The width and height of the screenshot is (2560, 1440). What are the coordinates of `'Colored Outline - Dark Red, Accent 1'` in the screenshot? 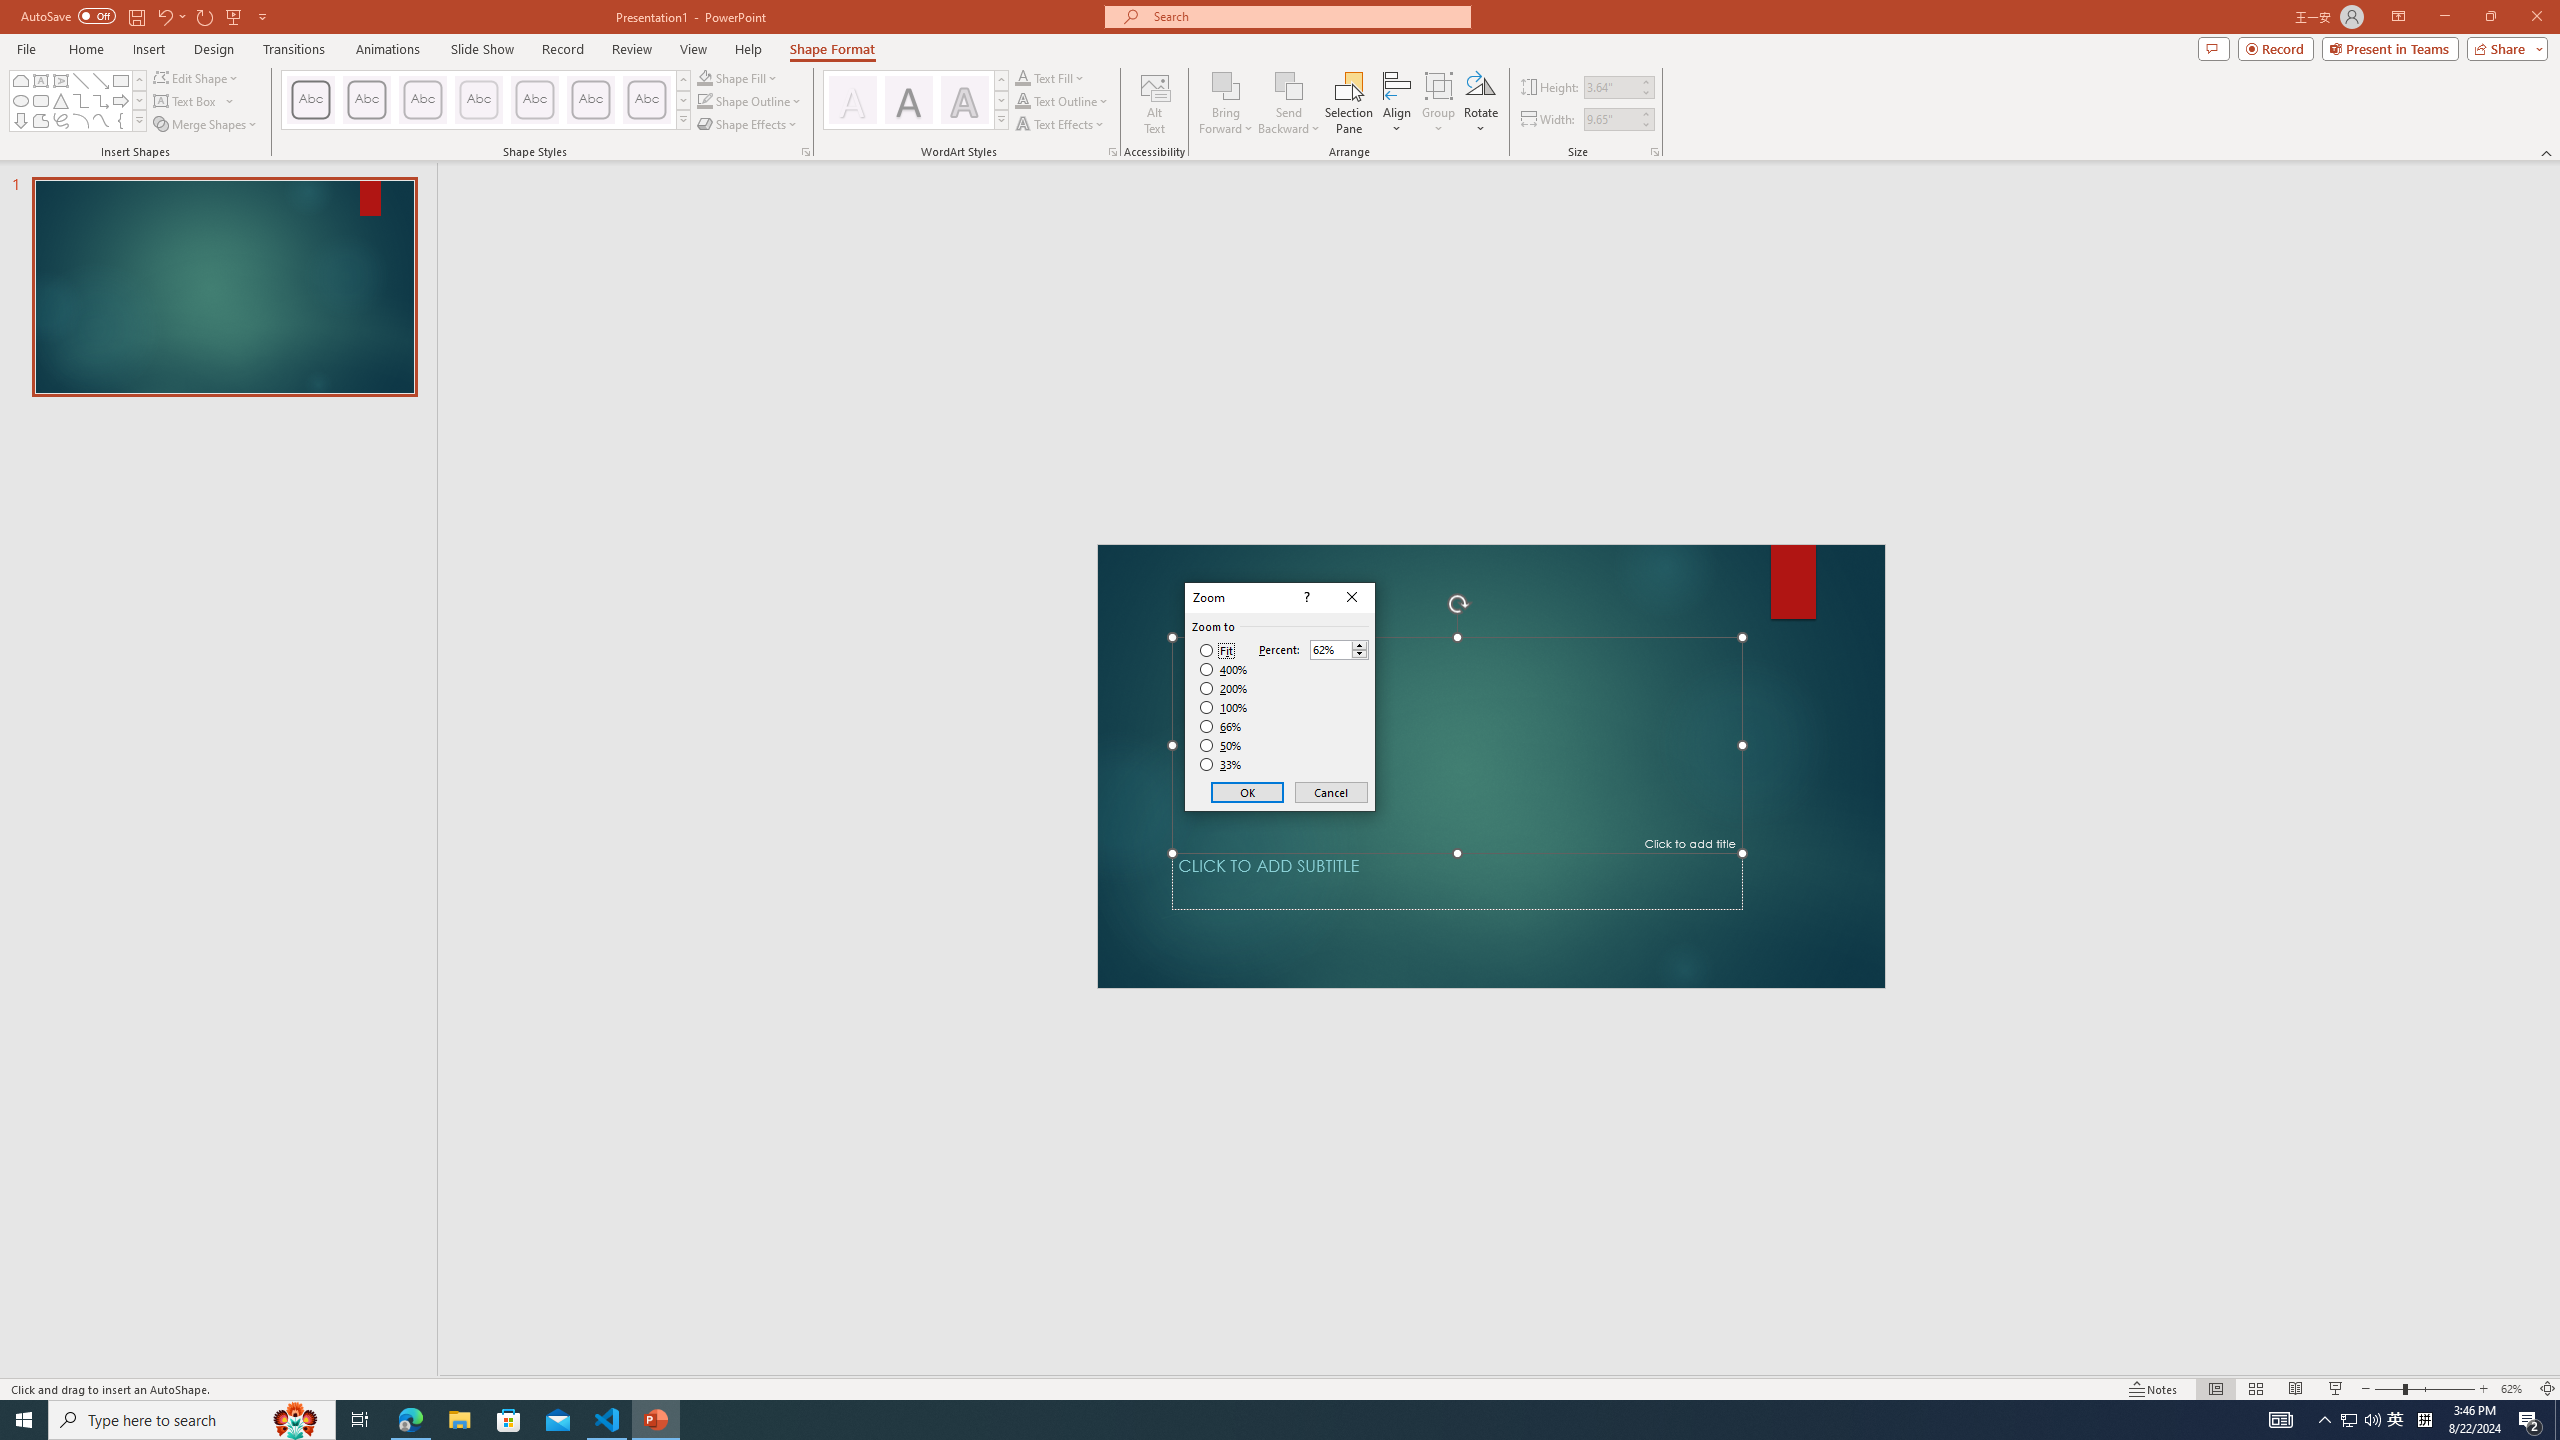 It's located at (366, 99).